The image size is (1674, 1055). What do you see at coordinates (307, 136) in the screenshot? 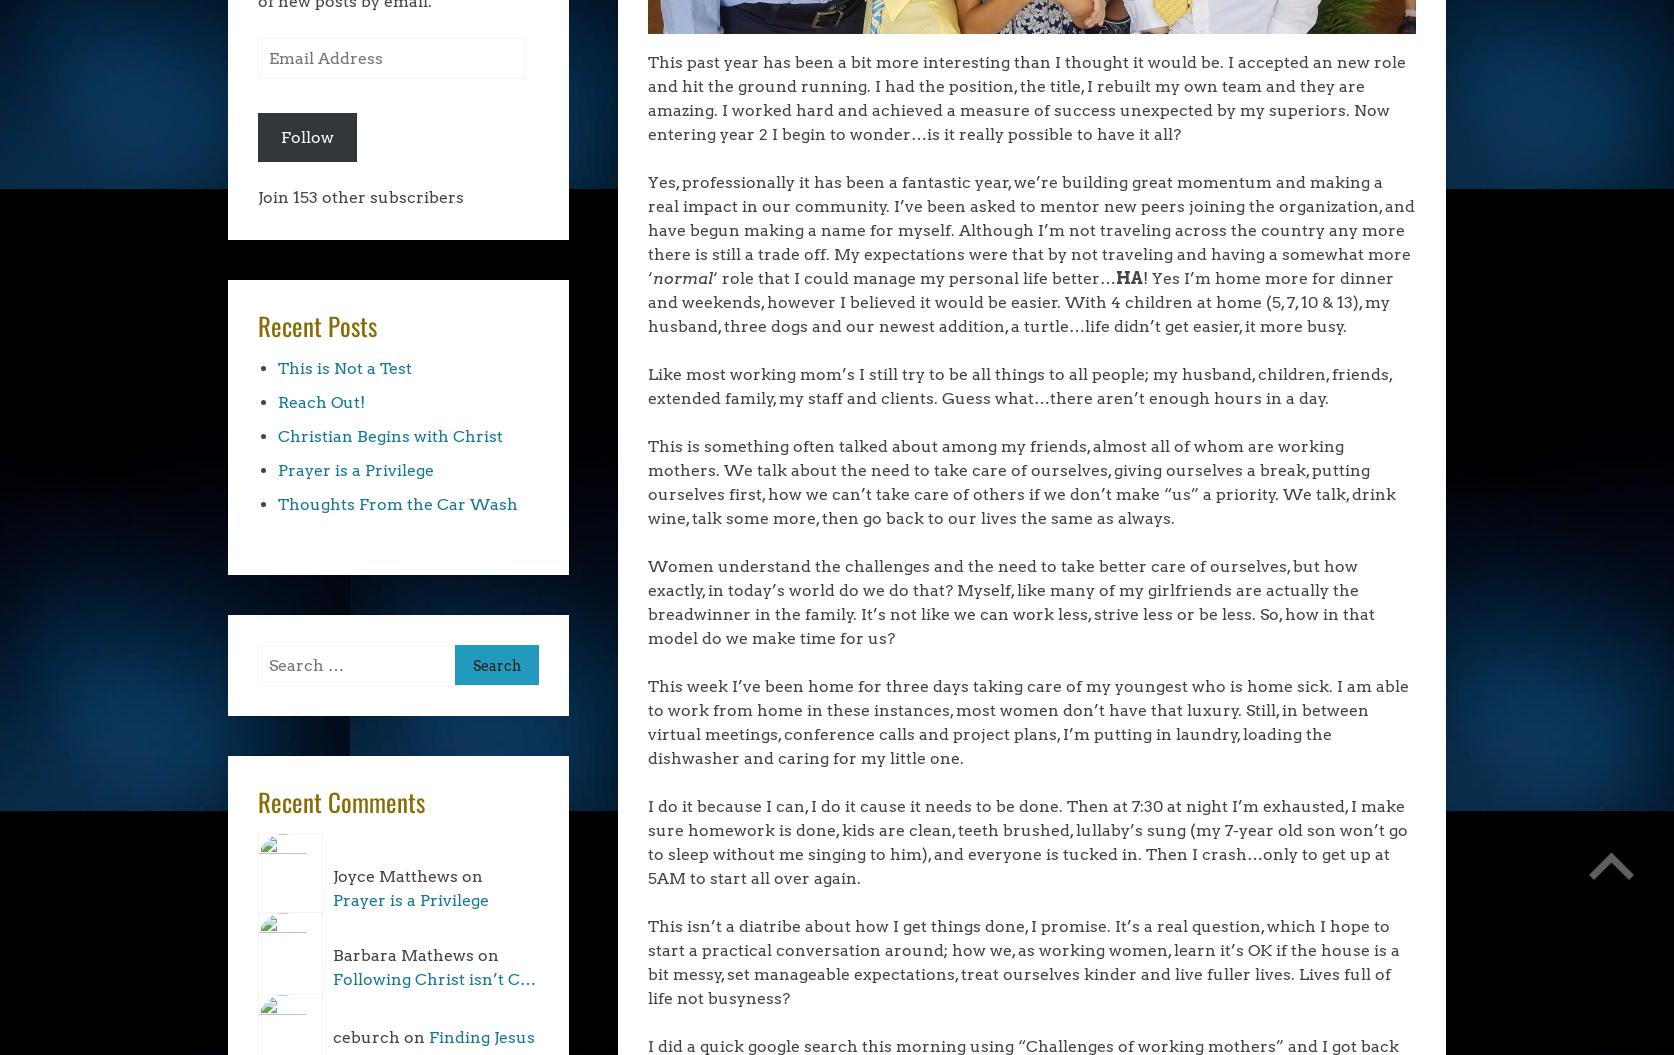
I see `'Follow'` at bounding box center [307, 136].